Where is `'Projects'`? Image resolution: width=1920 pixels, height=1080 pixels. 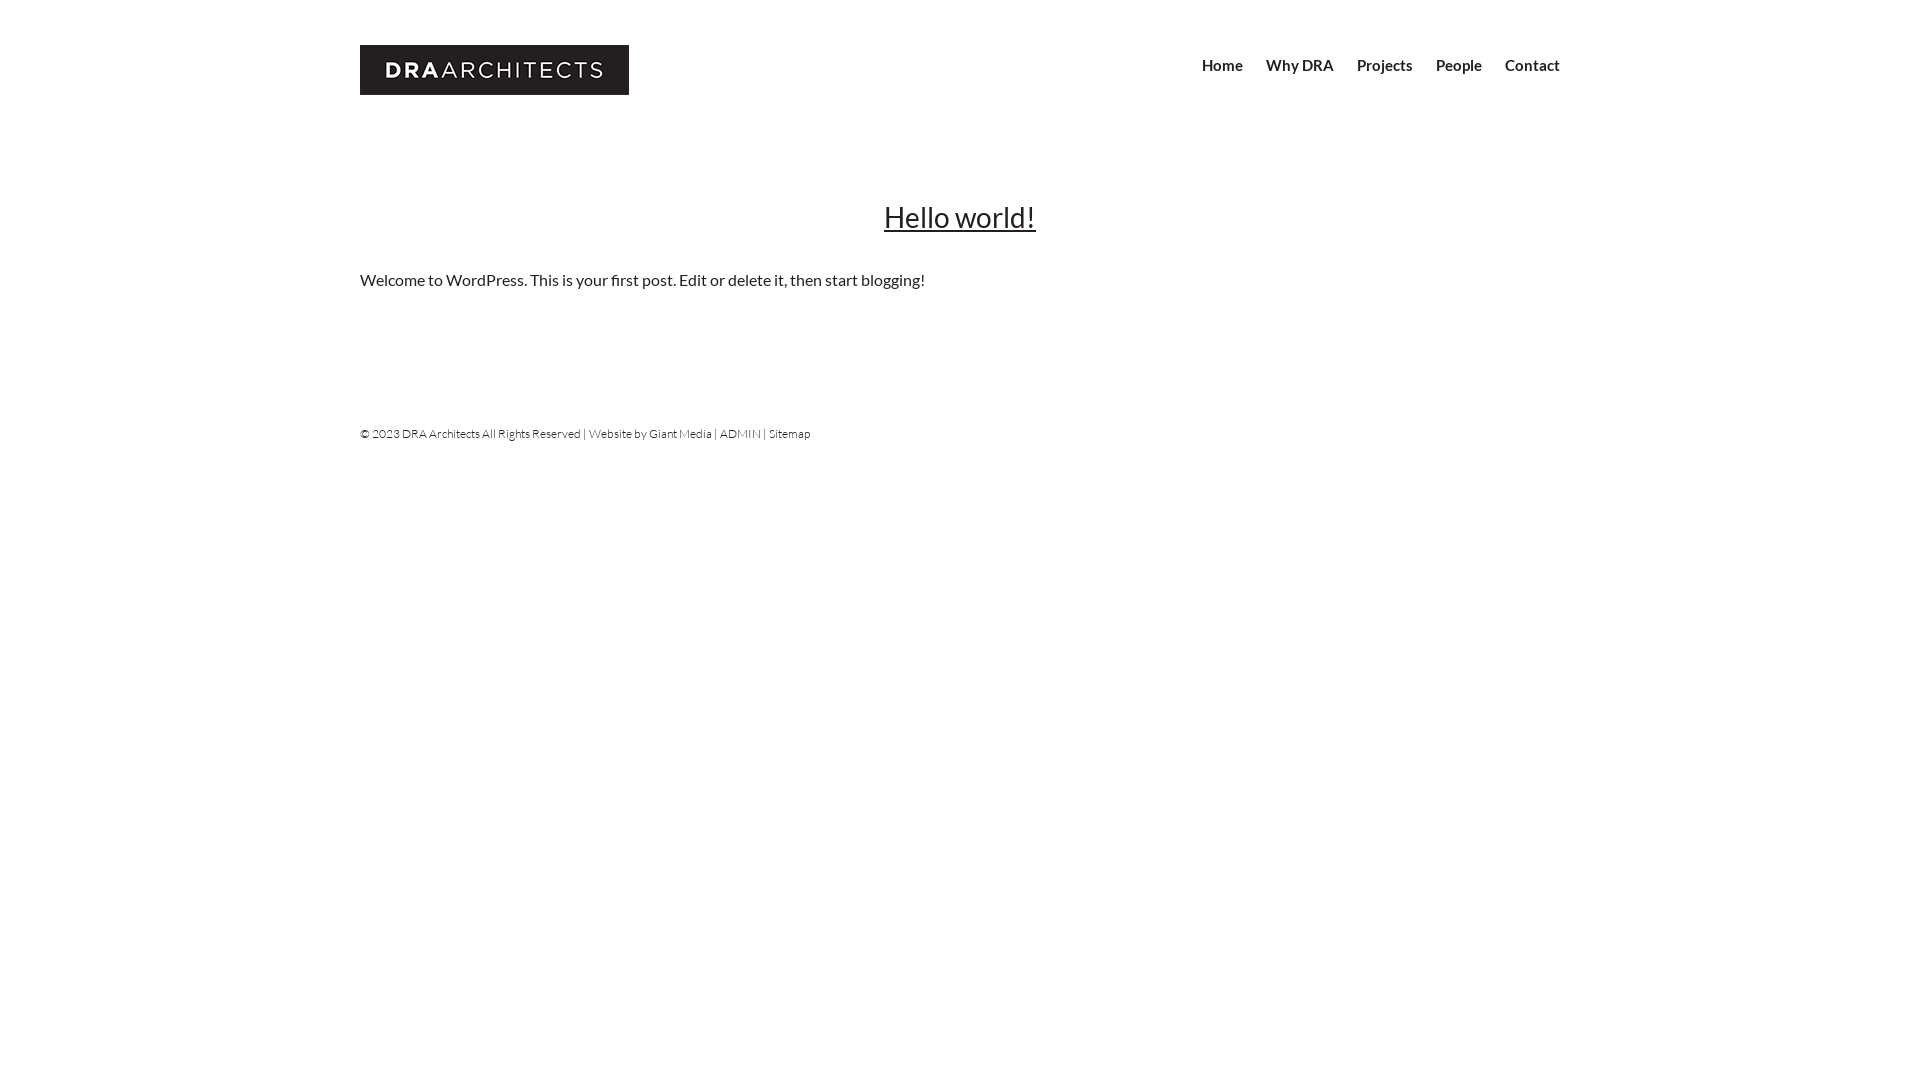
'Projects' is located at coordinates (1334, 76).